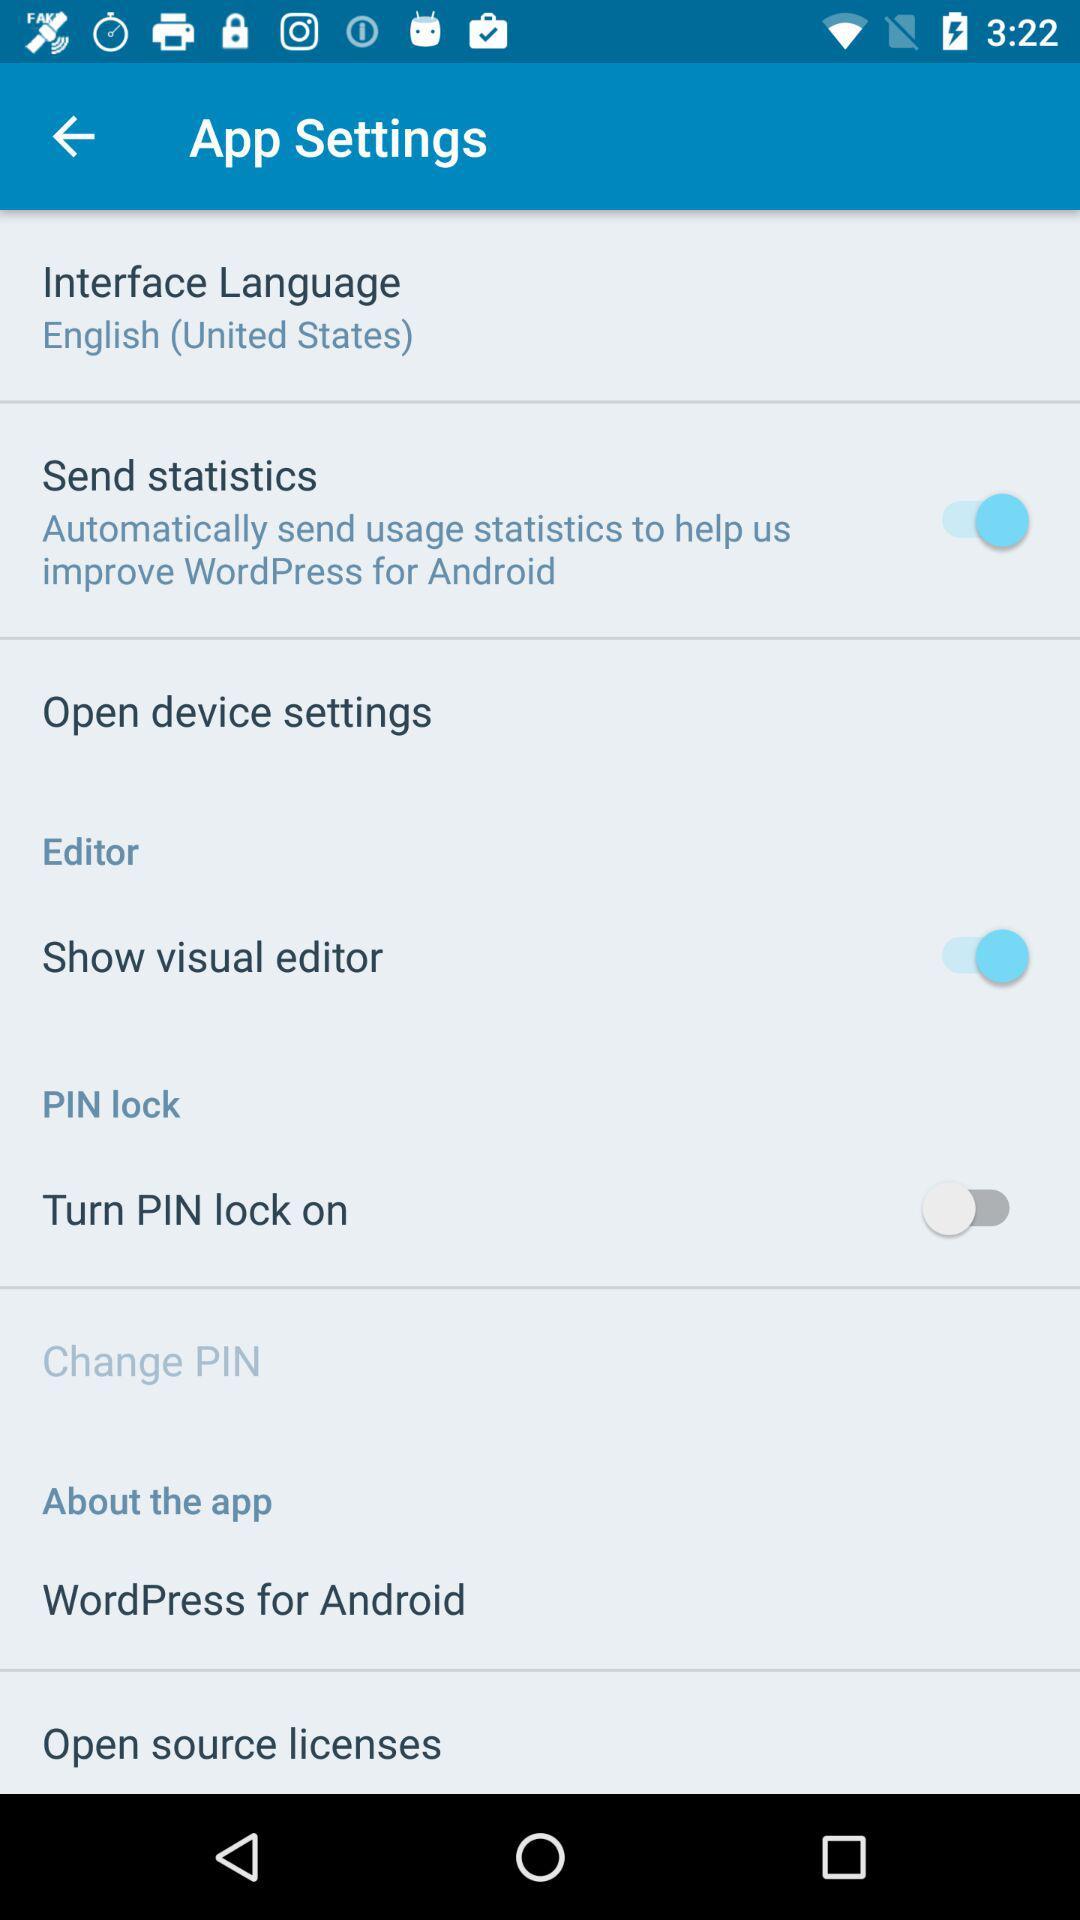 The image size is (1080, 1920). Describe the element at coordinates (477, 548) in the screenshot. I see `automatically send usage item` at that location.